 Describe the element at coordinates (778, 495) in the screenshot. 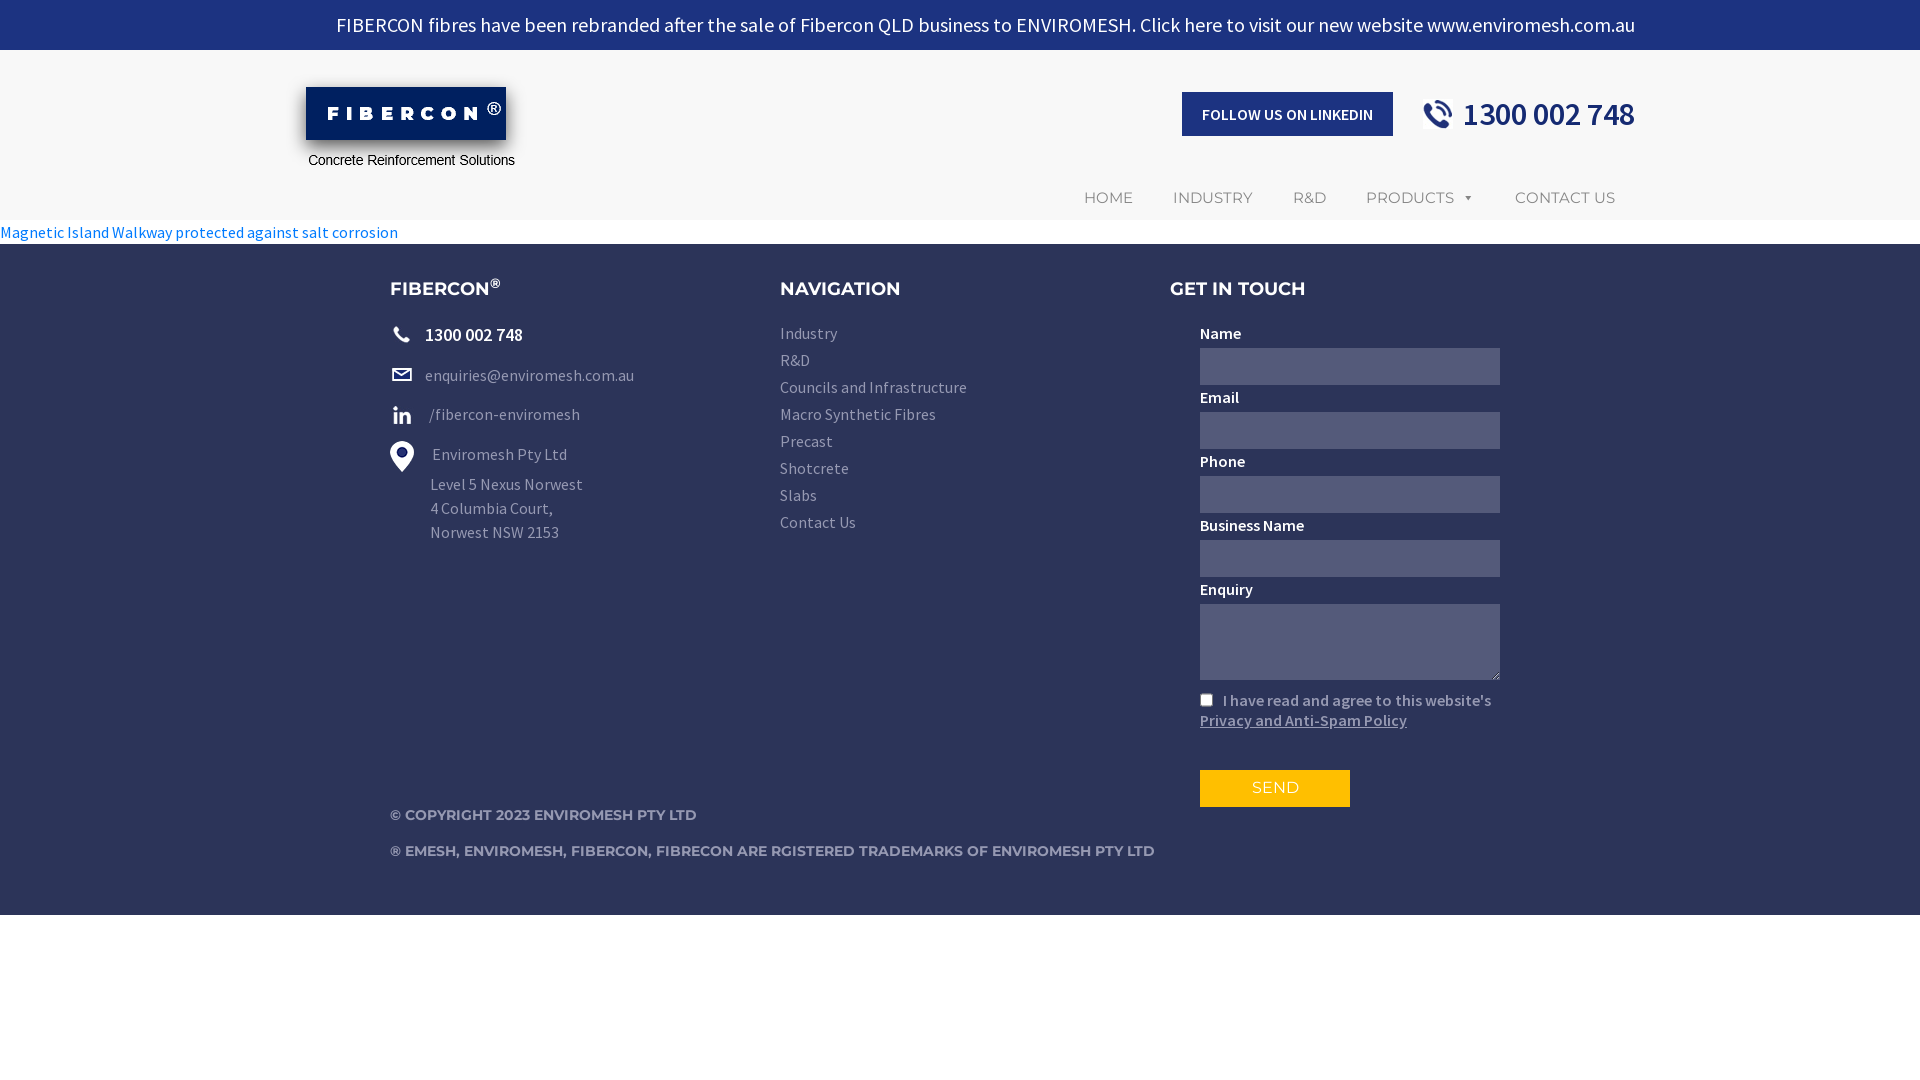

I see `'Slabs'` at that location.